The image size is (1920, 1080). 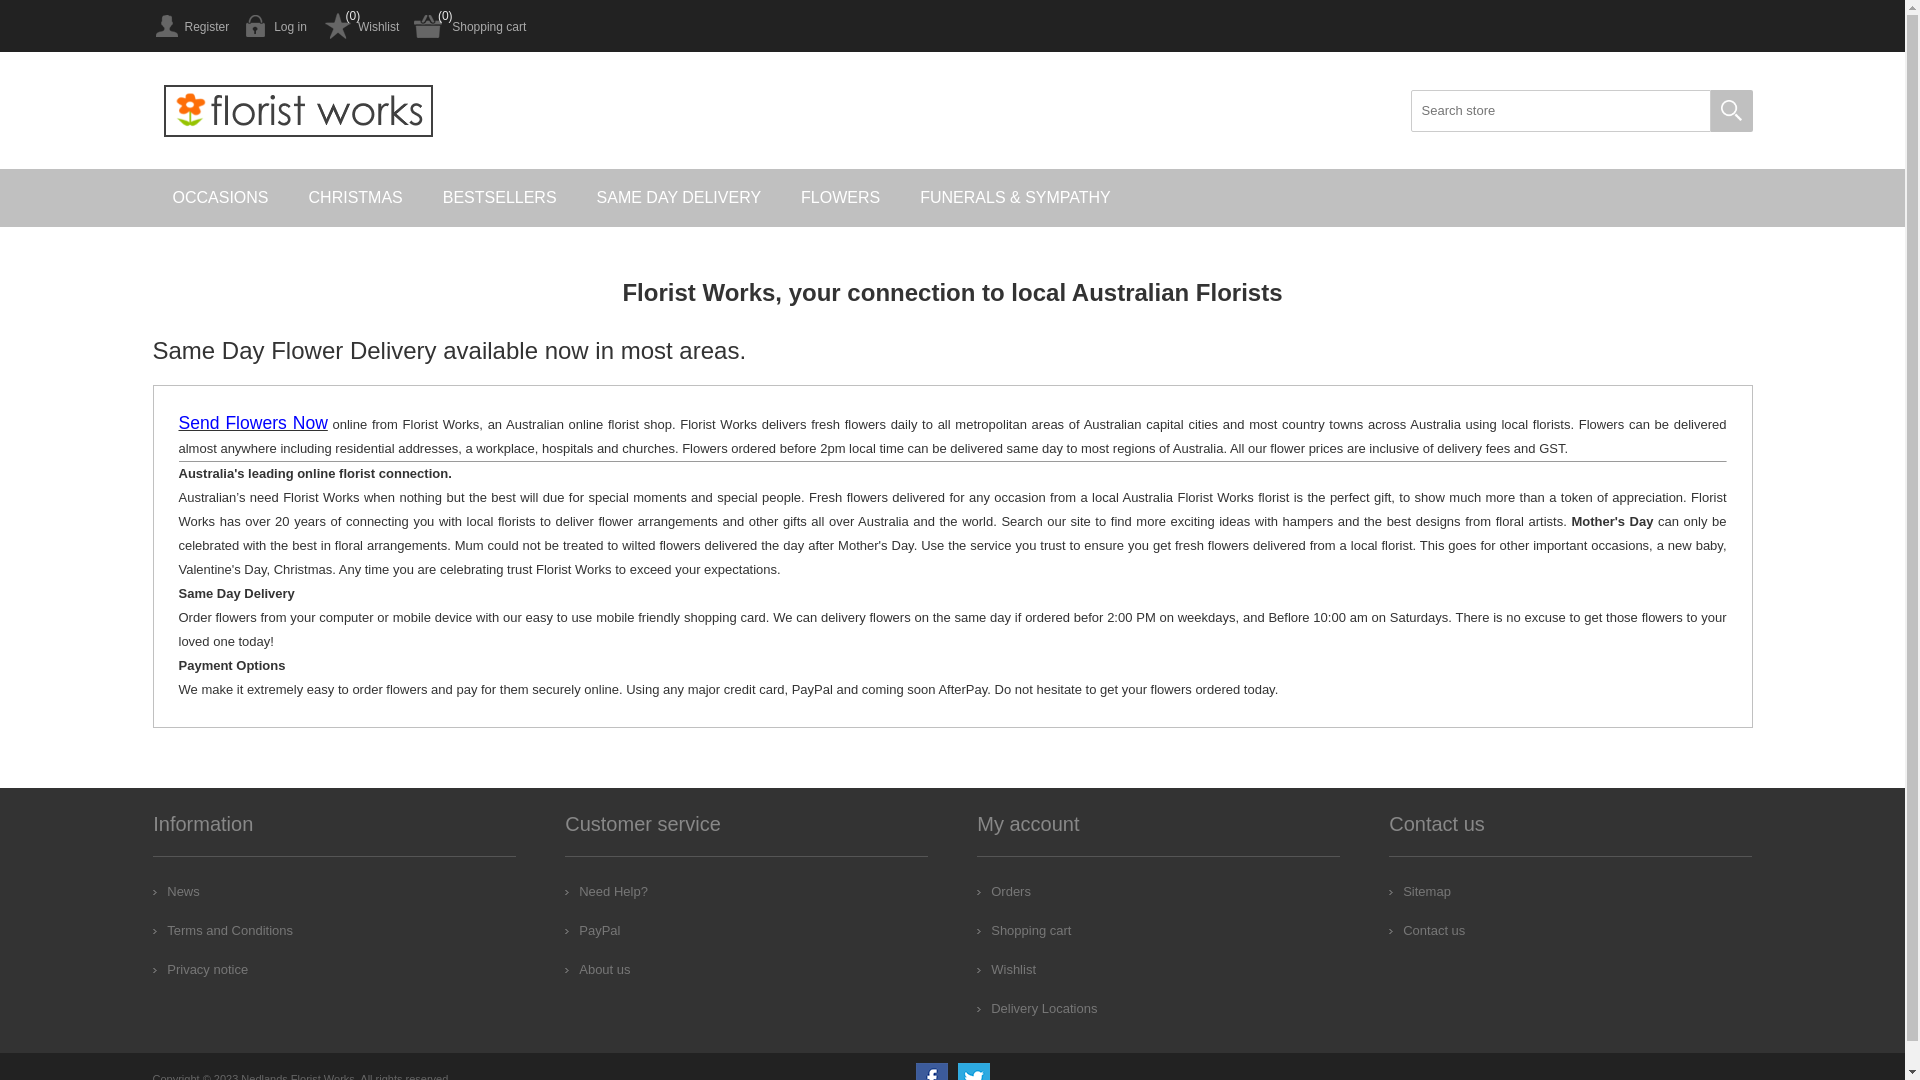 I want to click on 'Wishlist', so click(x=977, y=968).